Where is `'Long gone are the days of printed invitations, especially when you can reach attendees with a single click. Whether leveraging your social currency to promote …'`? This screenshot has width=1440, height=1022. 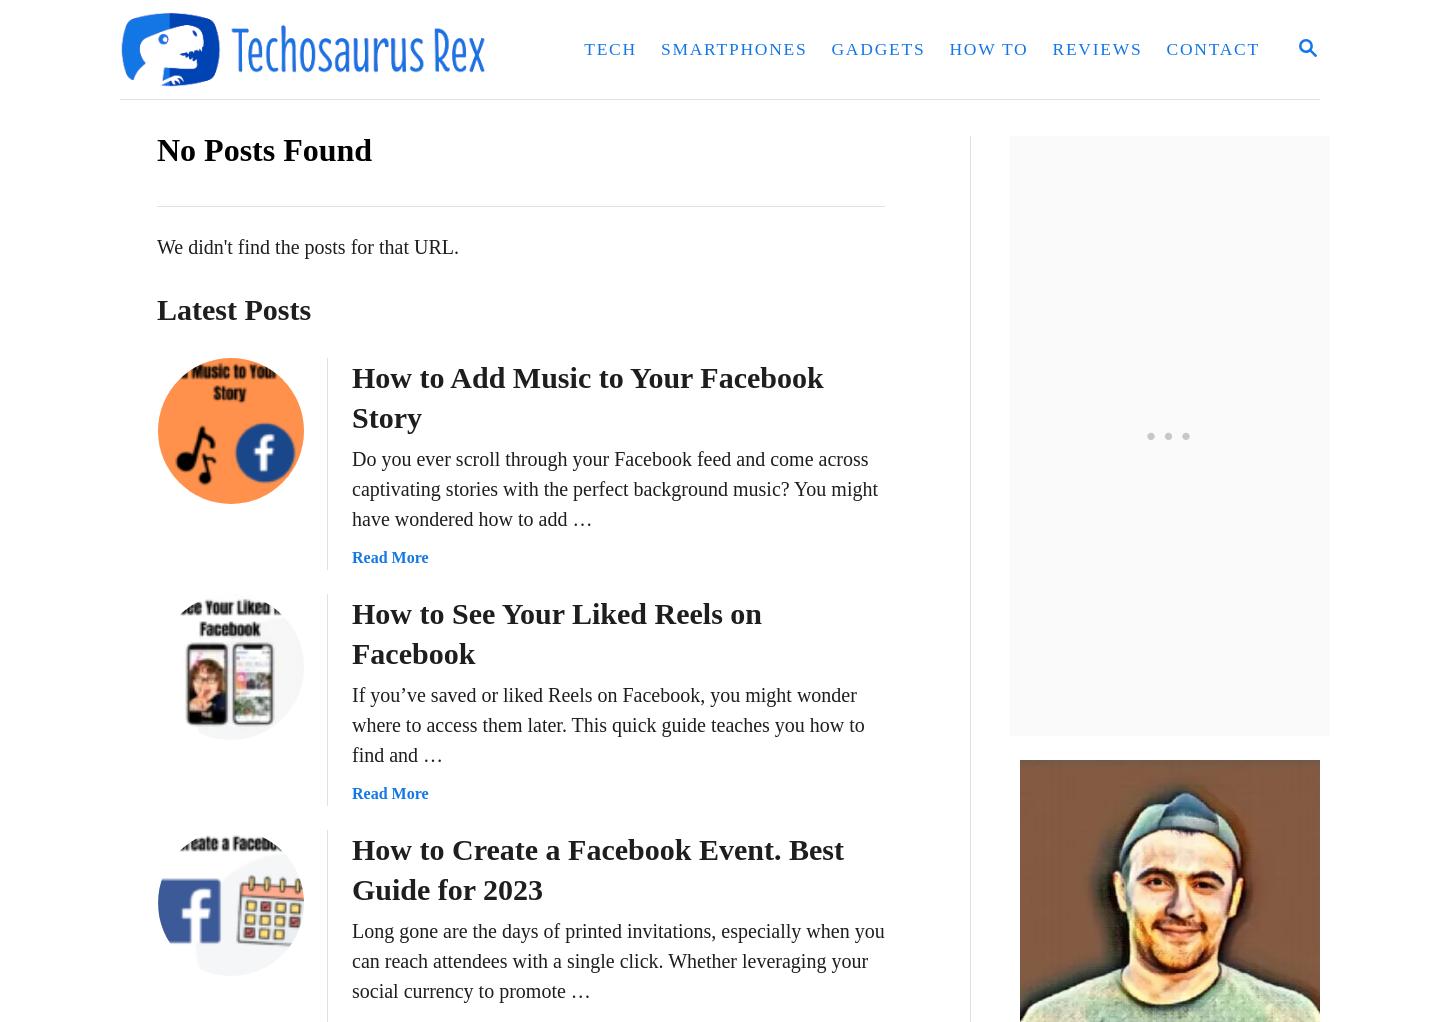
'Long gone are the days of printed invitations, especially when you can reach attendees with a single click. Whether leveraging your social currency to promote …' is located at coordinates (351, 959).